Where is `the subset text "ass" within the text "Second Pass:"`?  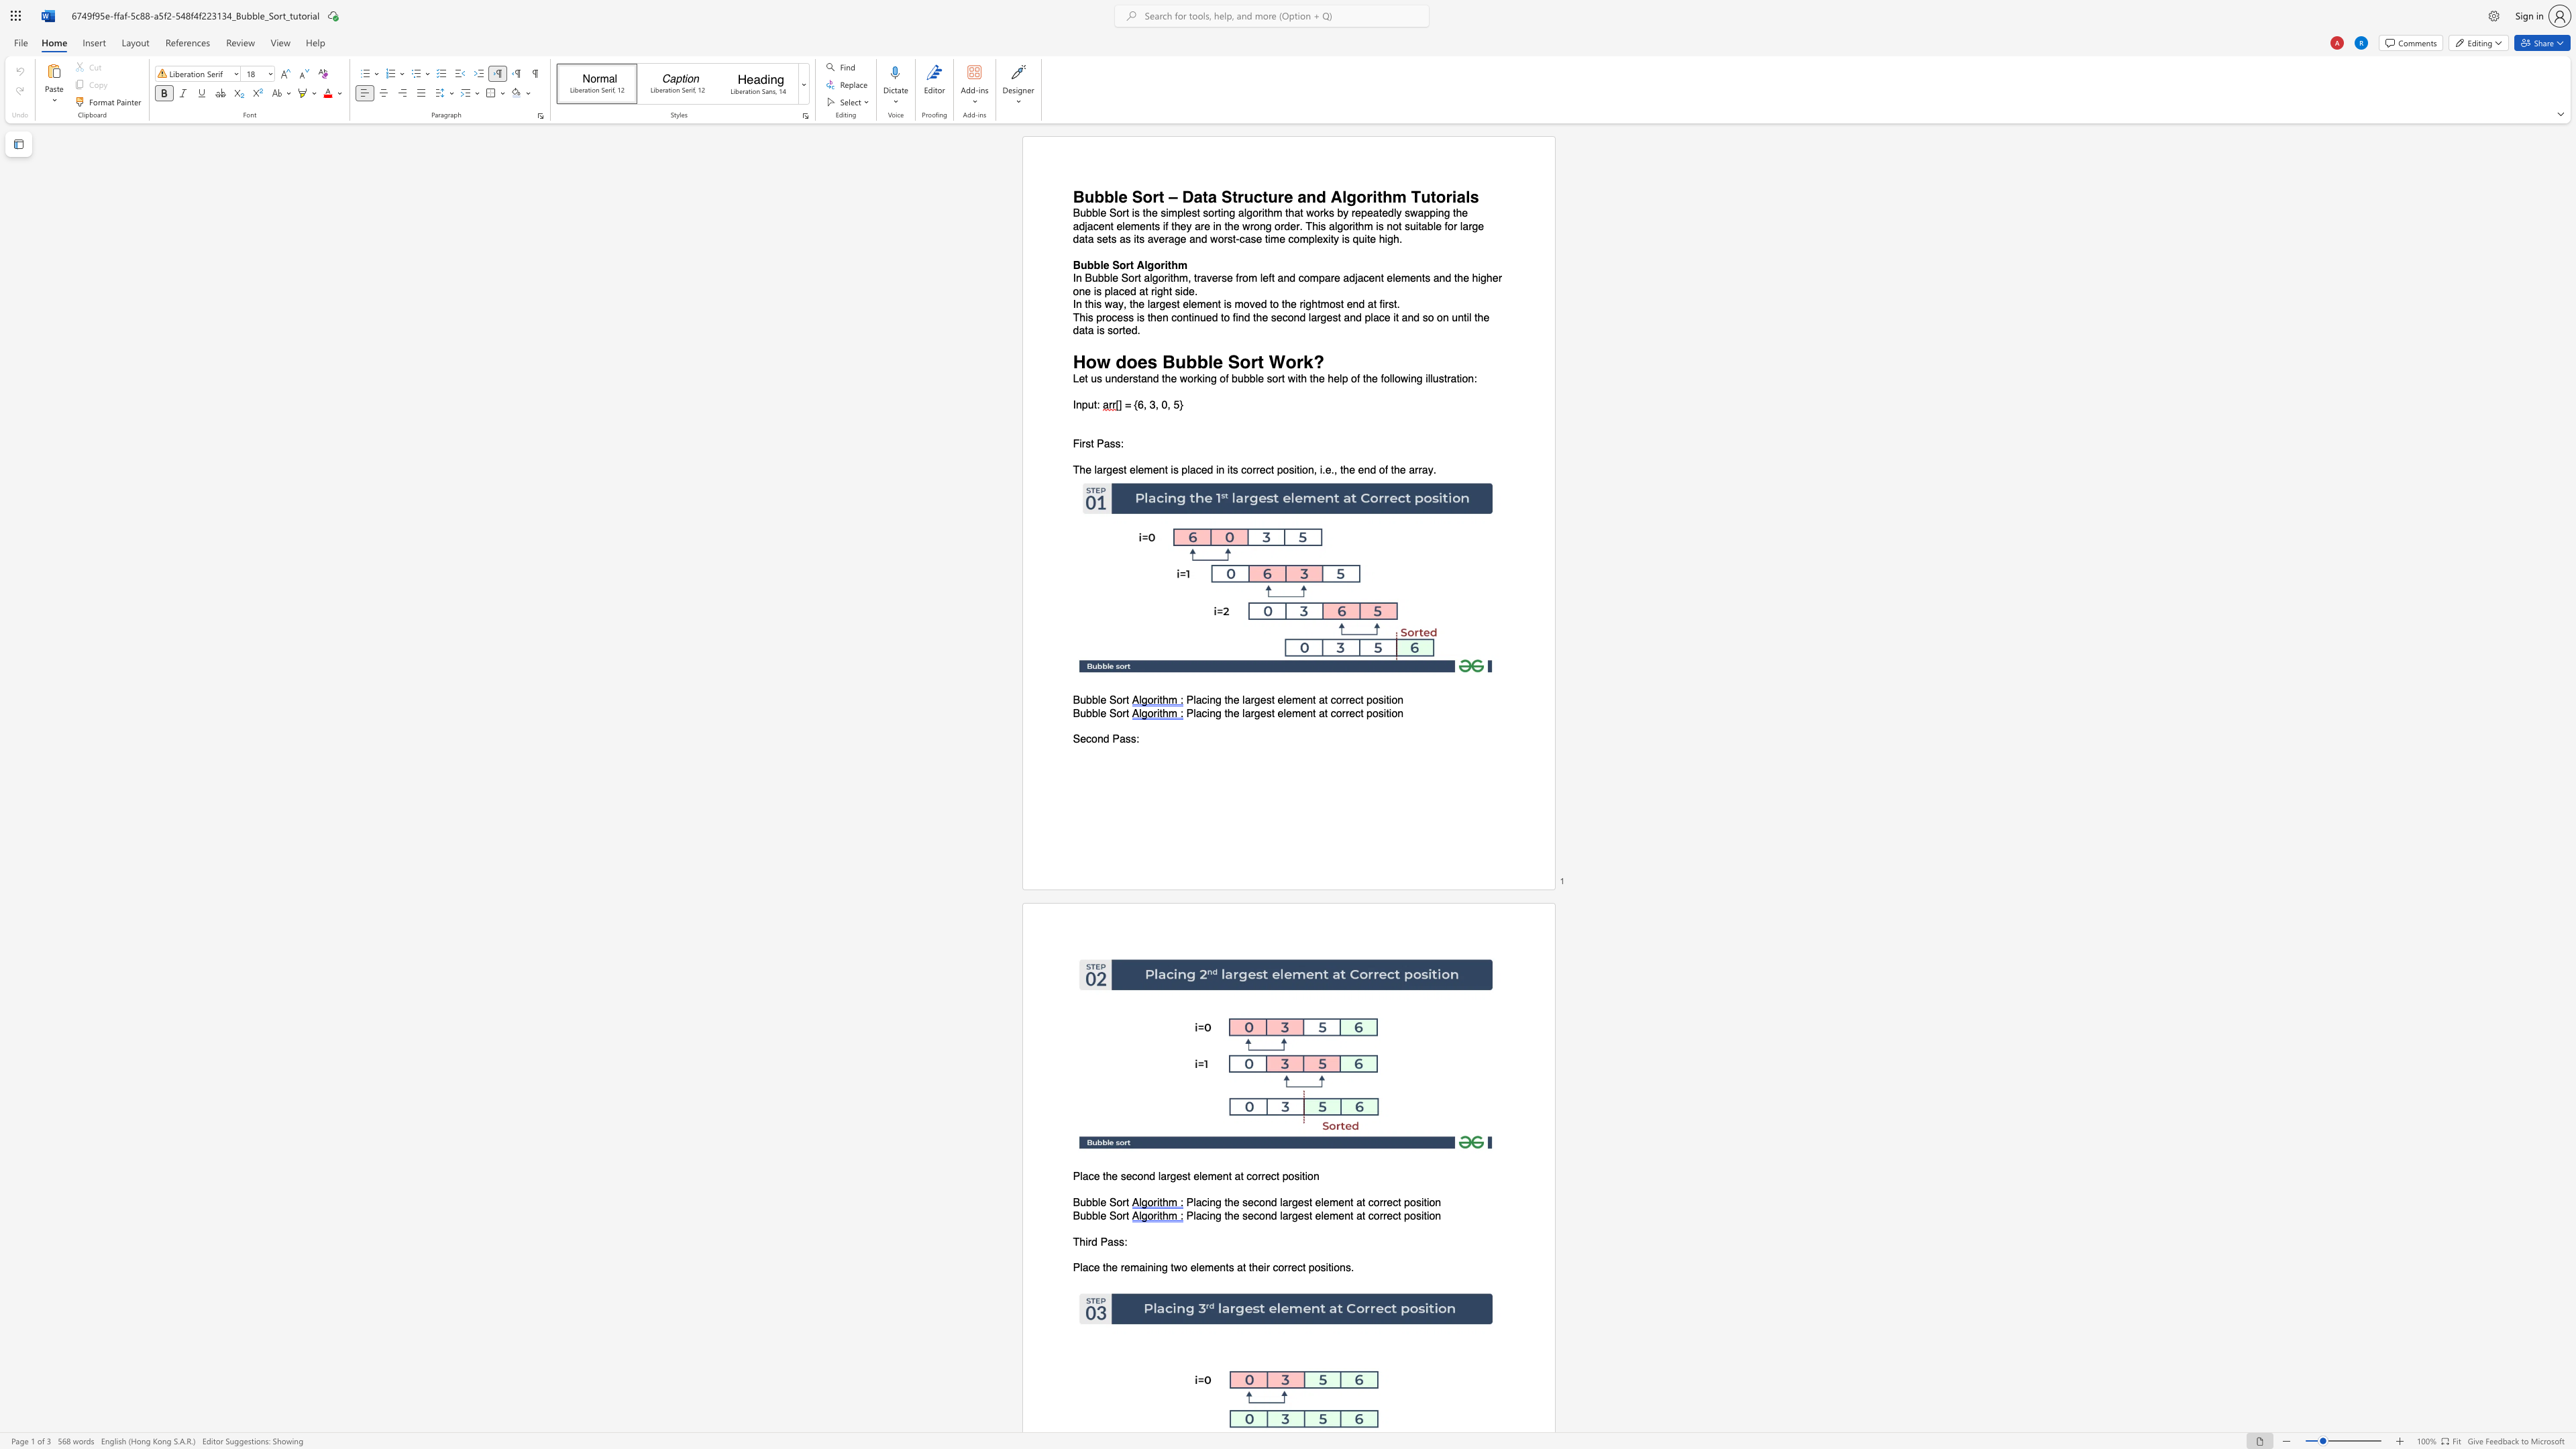 the subset text "ass" within the text "Second Pass:" is located at coordinates (1119, 738).